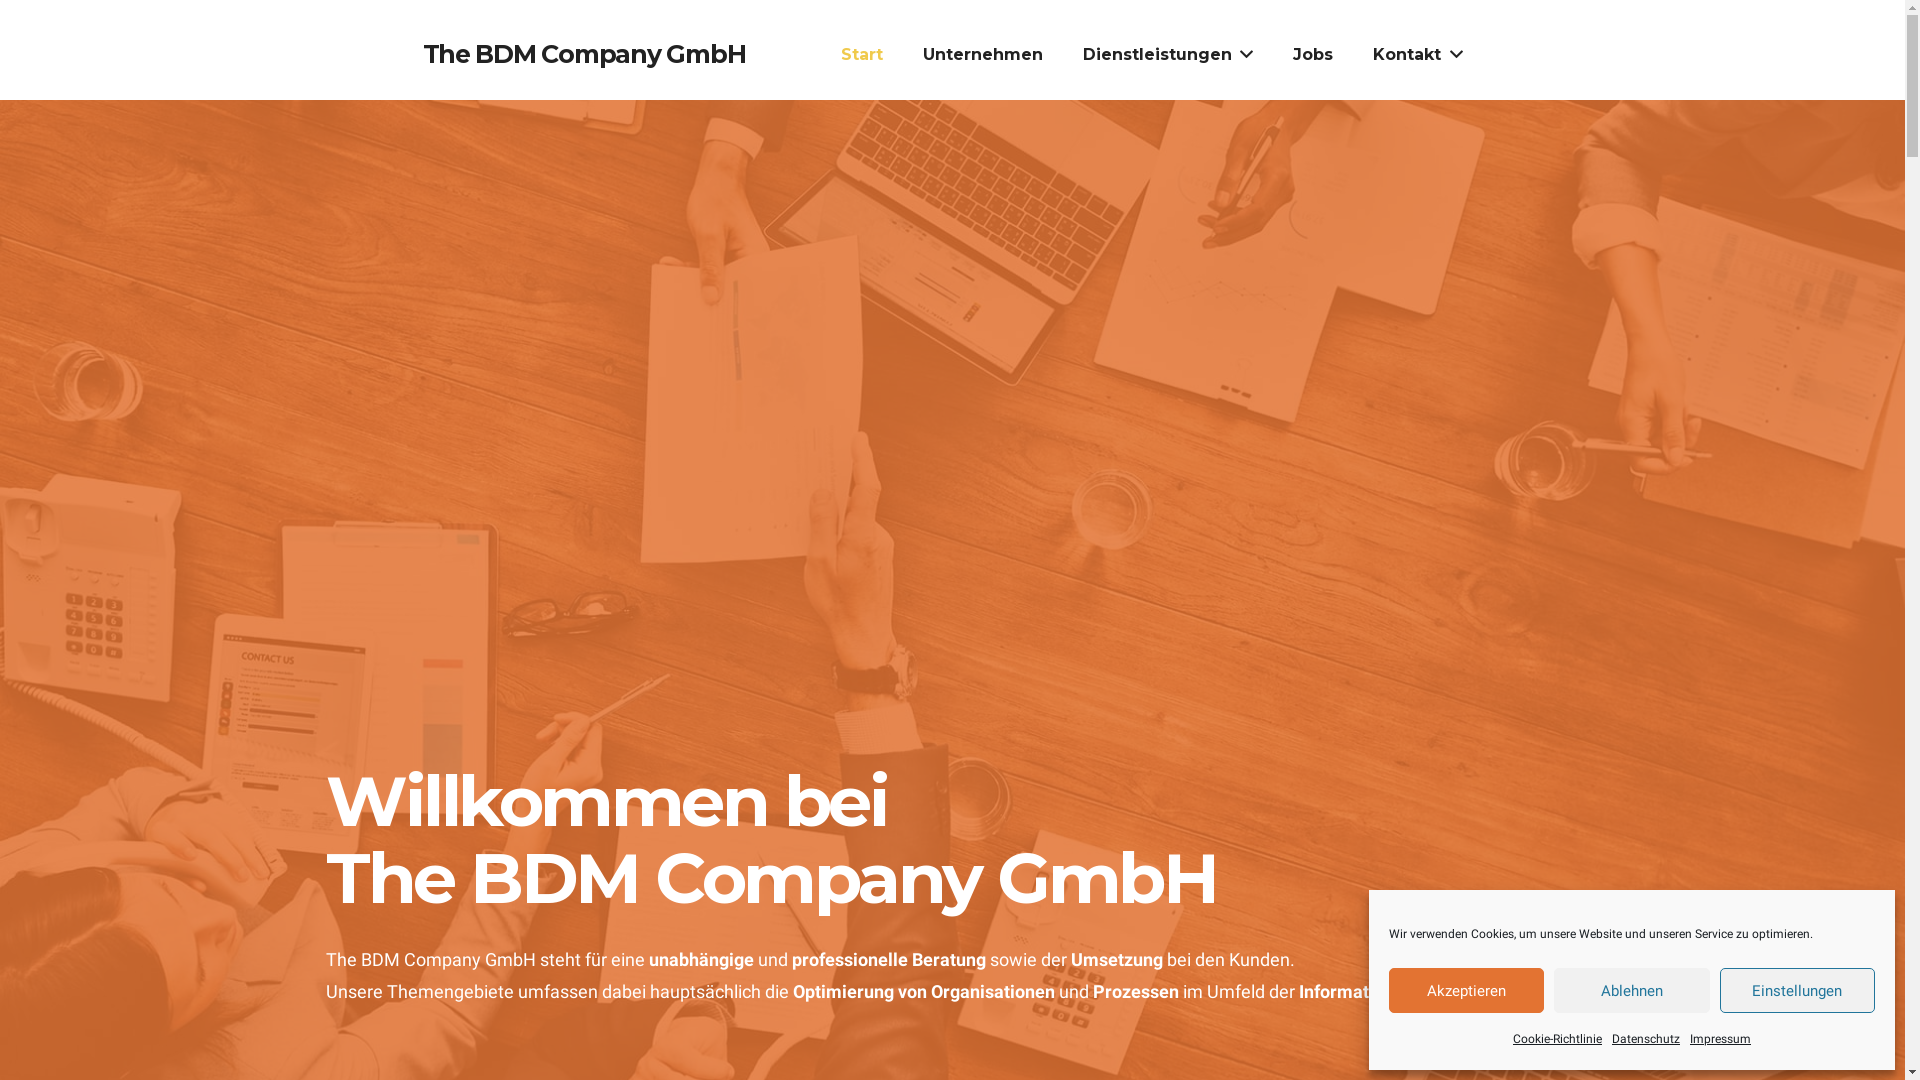  What do you see at coordinates (582, 53) in the screenshot?
I see `'The BDM Company GmbH'` at bounding box center [582, 53].